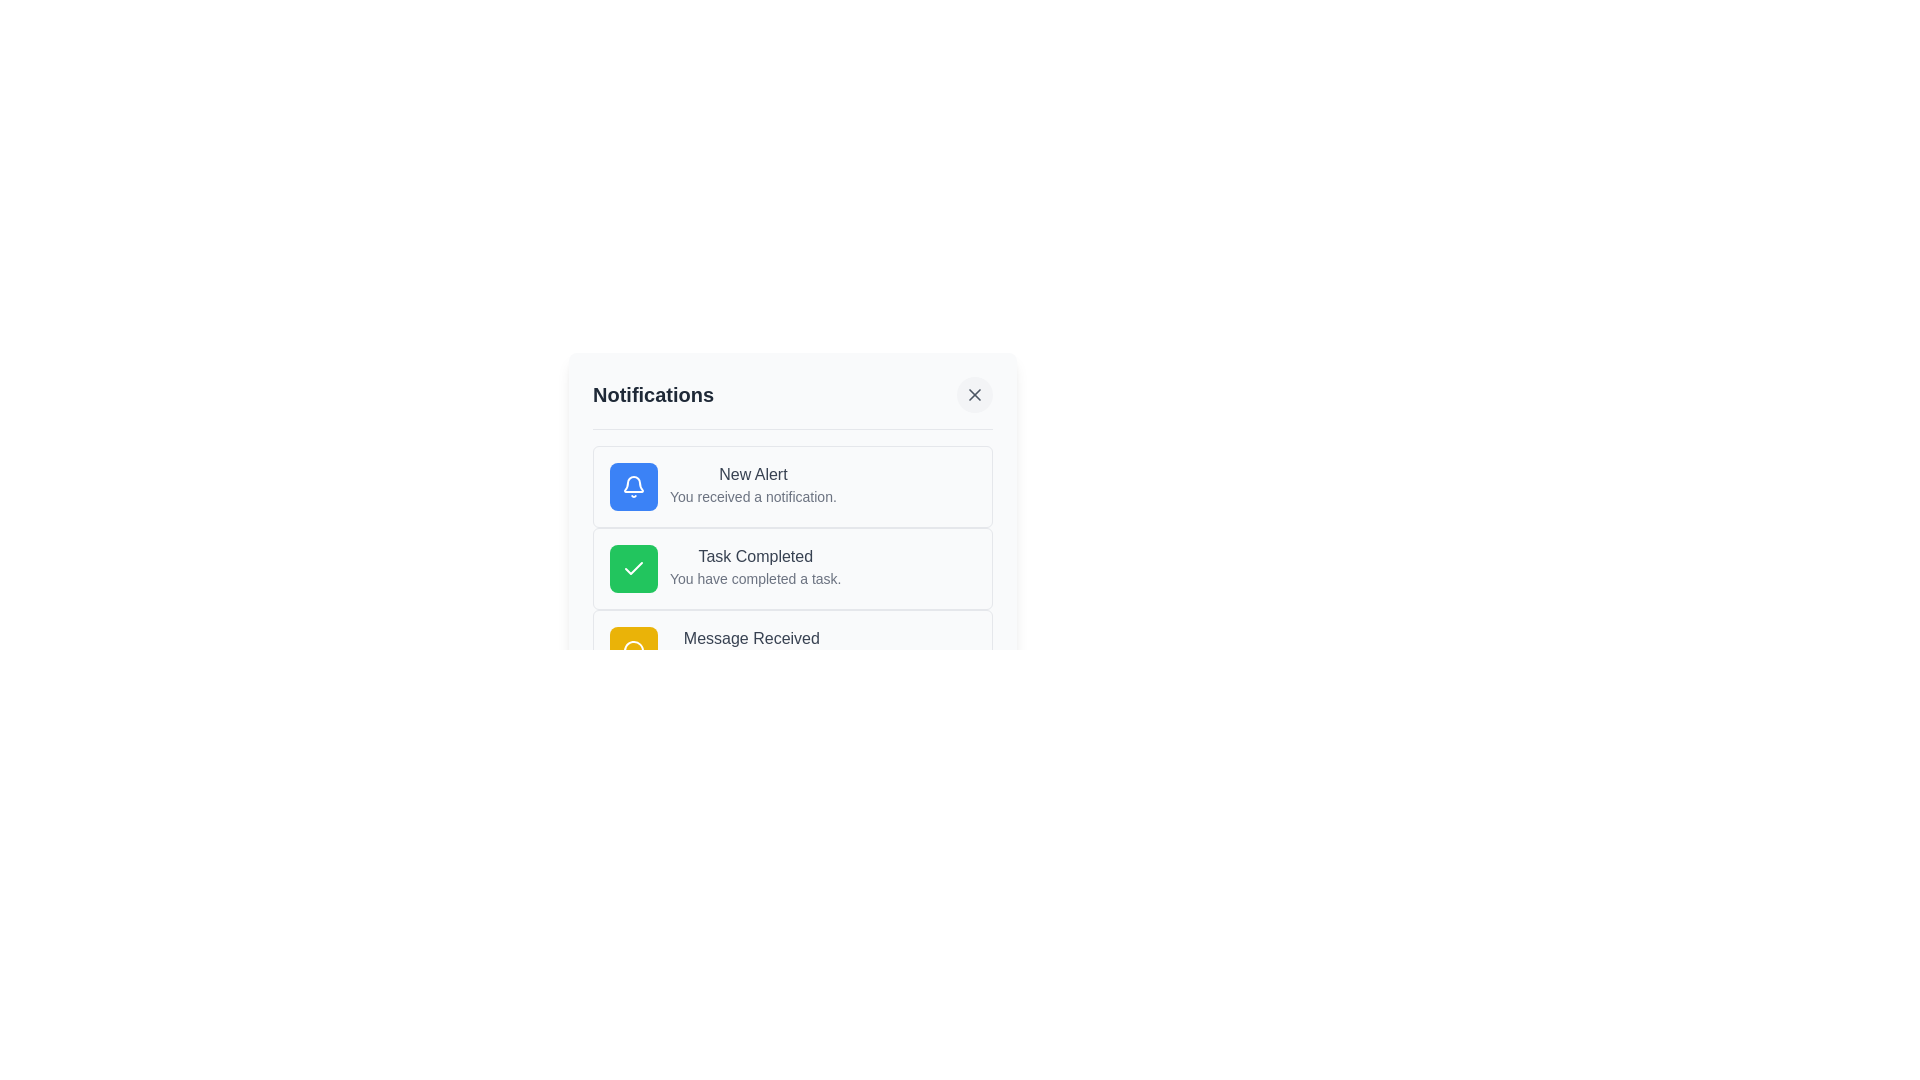 Image resolution: width=1920 pixels, height=1080 pixels. I want to click on the task completion status icon located to the left of the 'Task Completed' notification text, which is the second item in the notification list, so click(632, 568).